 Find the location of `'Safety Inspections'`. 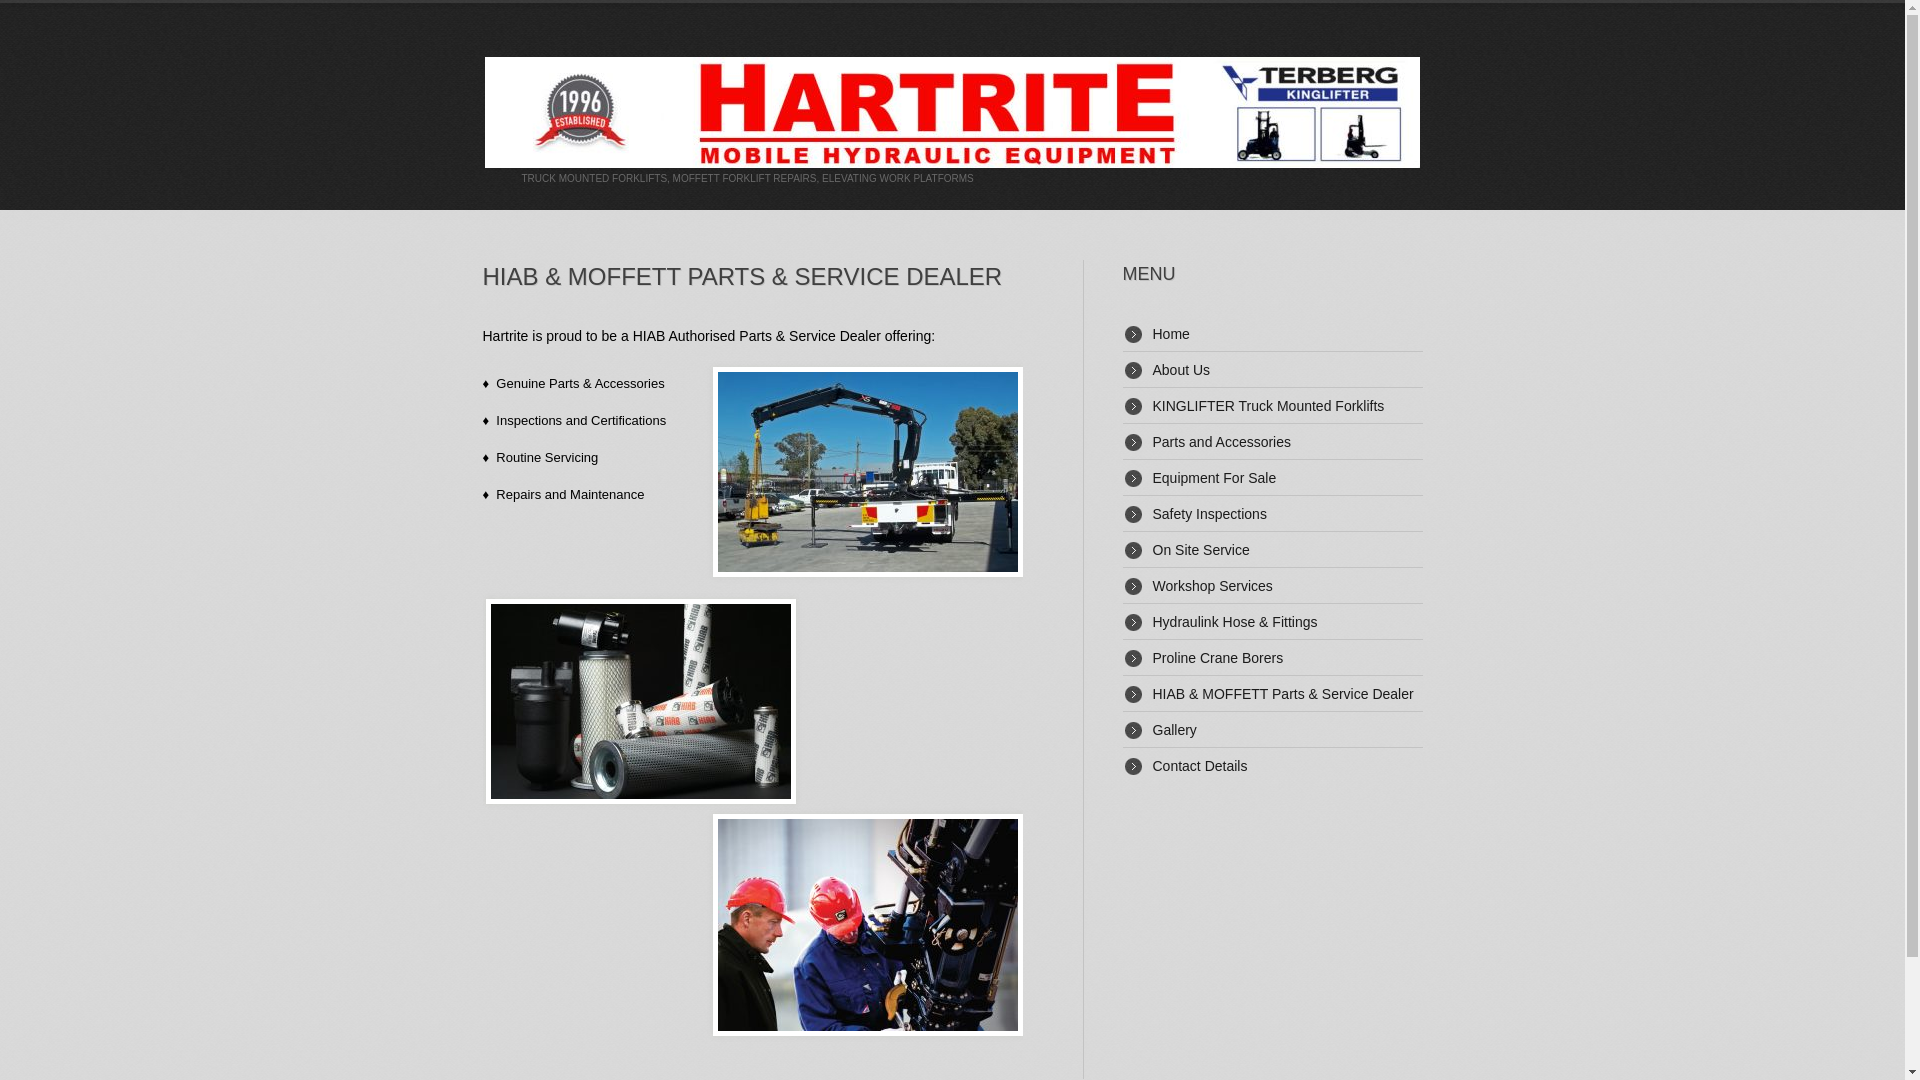

'Safety Inspections' is located at coordinates (1152, 512).